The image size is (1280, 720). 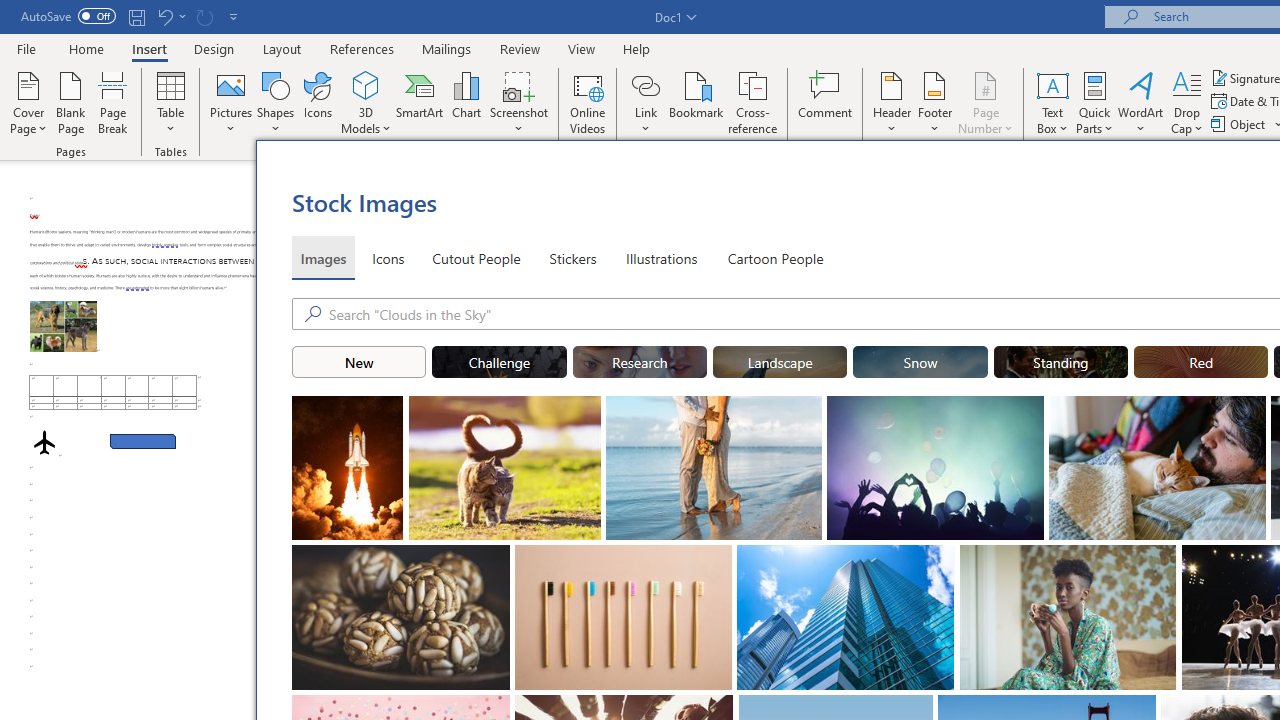 I want to click on 'File Tab', so click(x=26, y=47).